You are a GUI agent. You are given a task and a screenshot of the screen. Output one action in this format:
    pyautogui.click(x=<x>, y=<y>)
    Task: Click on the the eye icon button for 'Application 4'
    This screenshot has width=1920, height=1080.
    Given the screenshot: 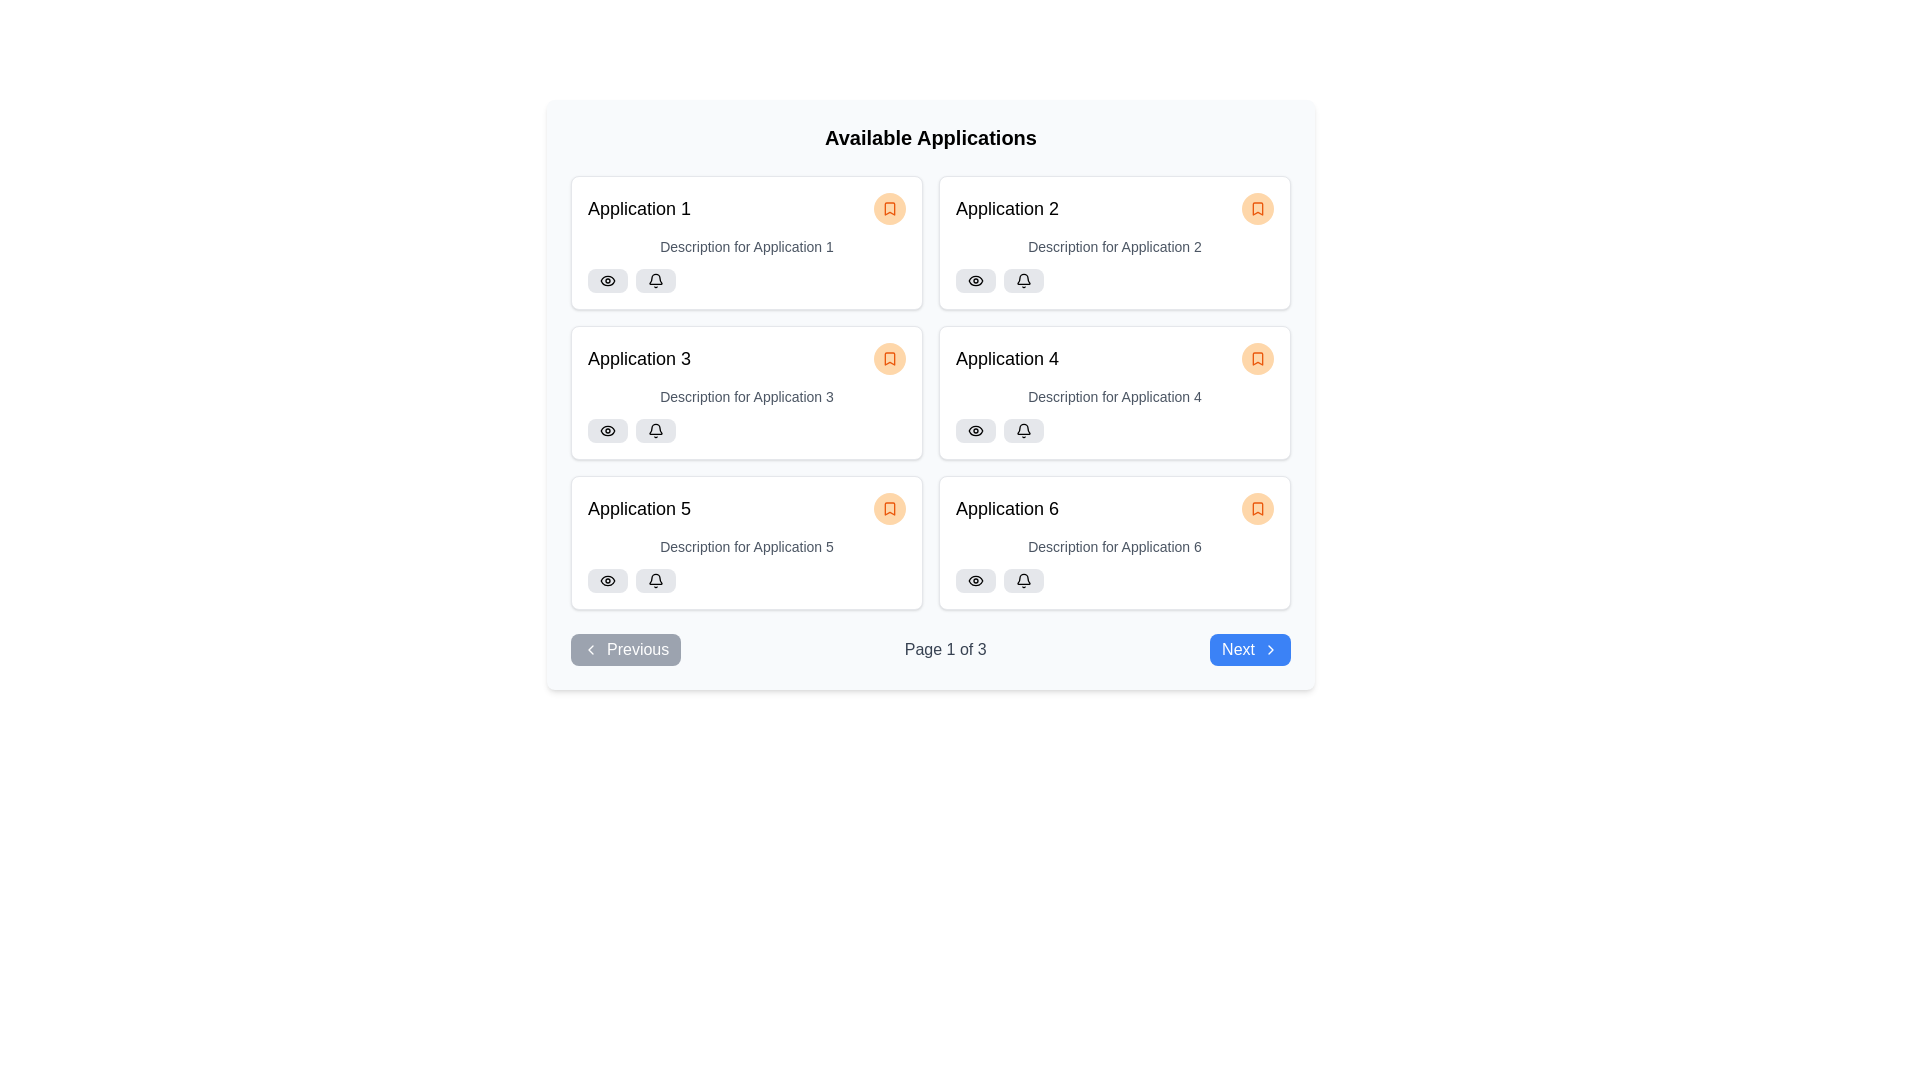 What is the action you would take?
    pyautogui.click(x=975, y=430)
    